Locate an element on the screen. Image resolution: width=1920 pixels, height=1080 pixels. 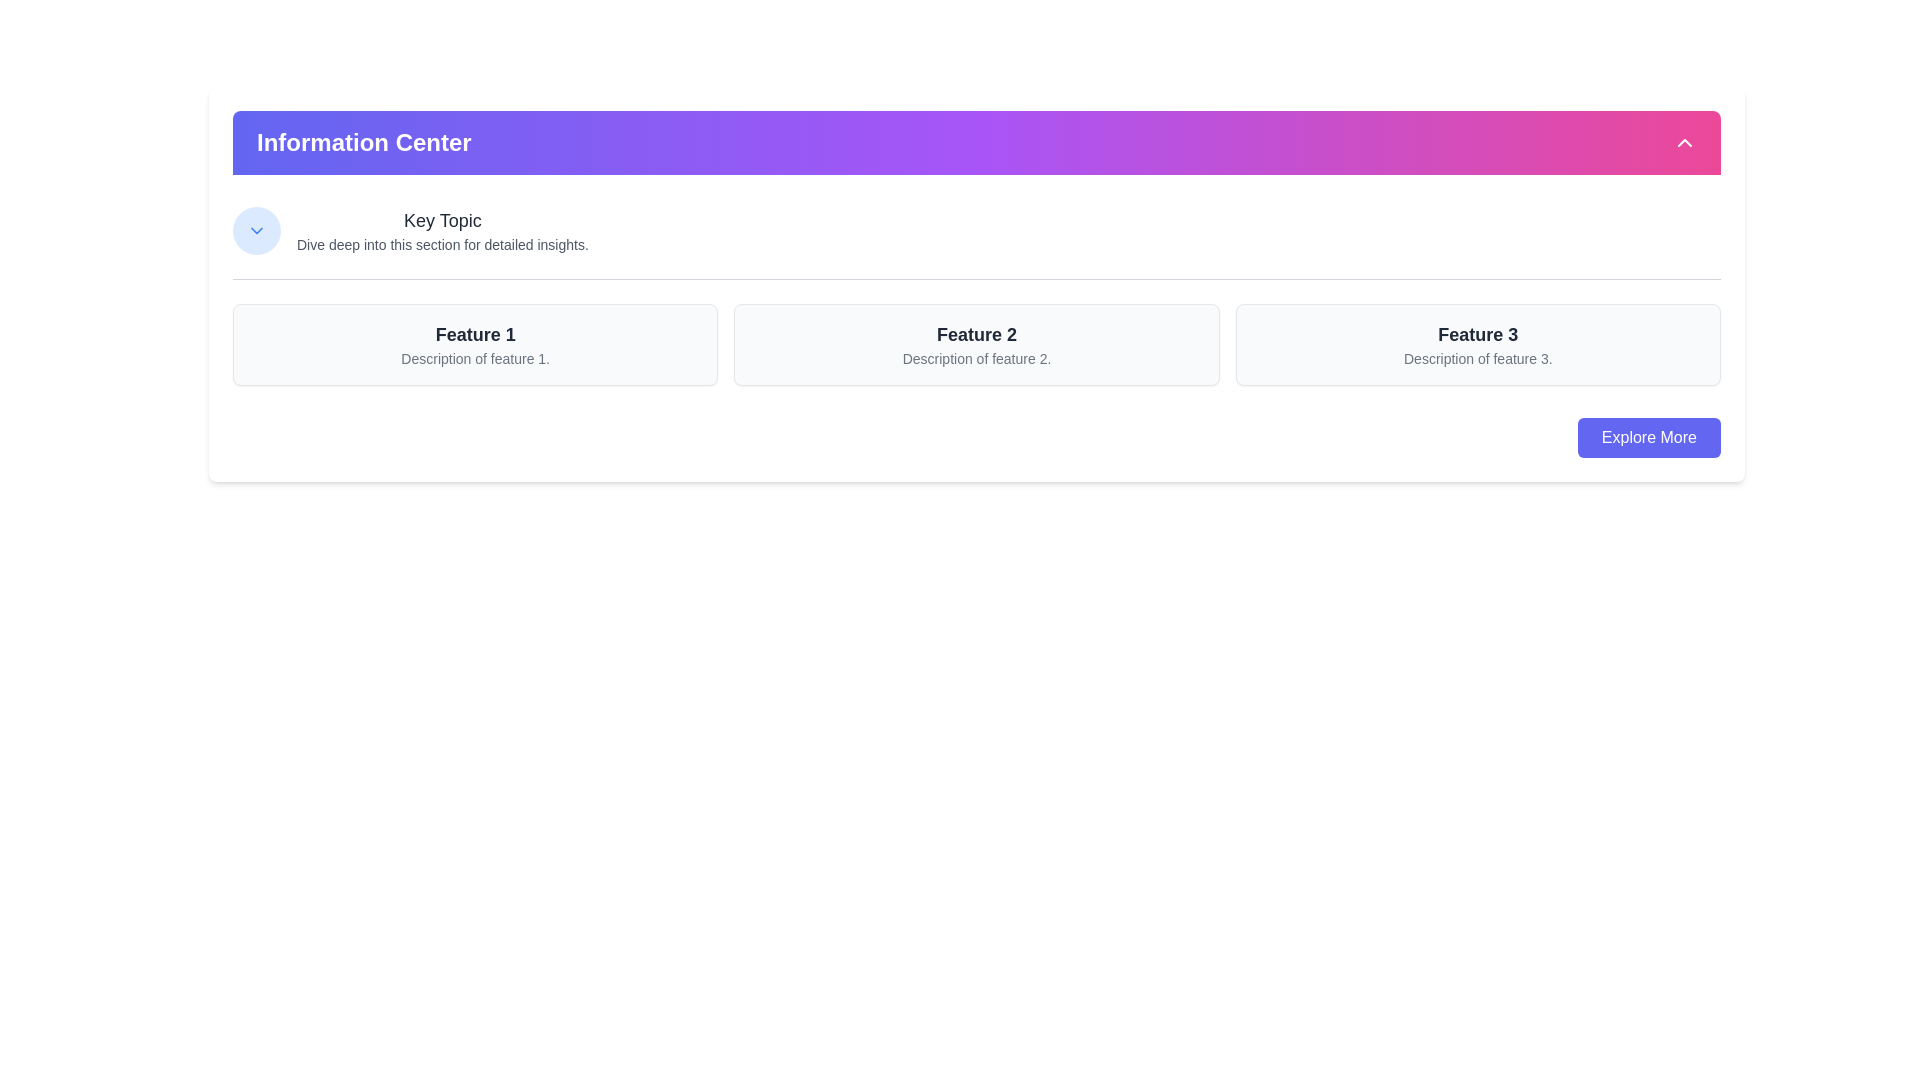
the informative card labeled 'Feature 1' located in the first column of the grid layout, directly below 'Information Center' and 'Key Topic.' is located at coordinates (474, 343).